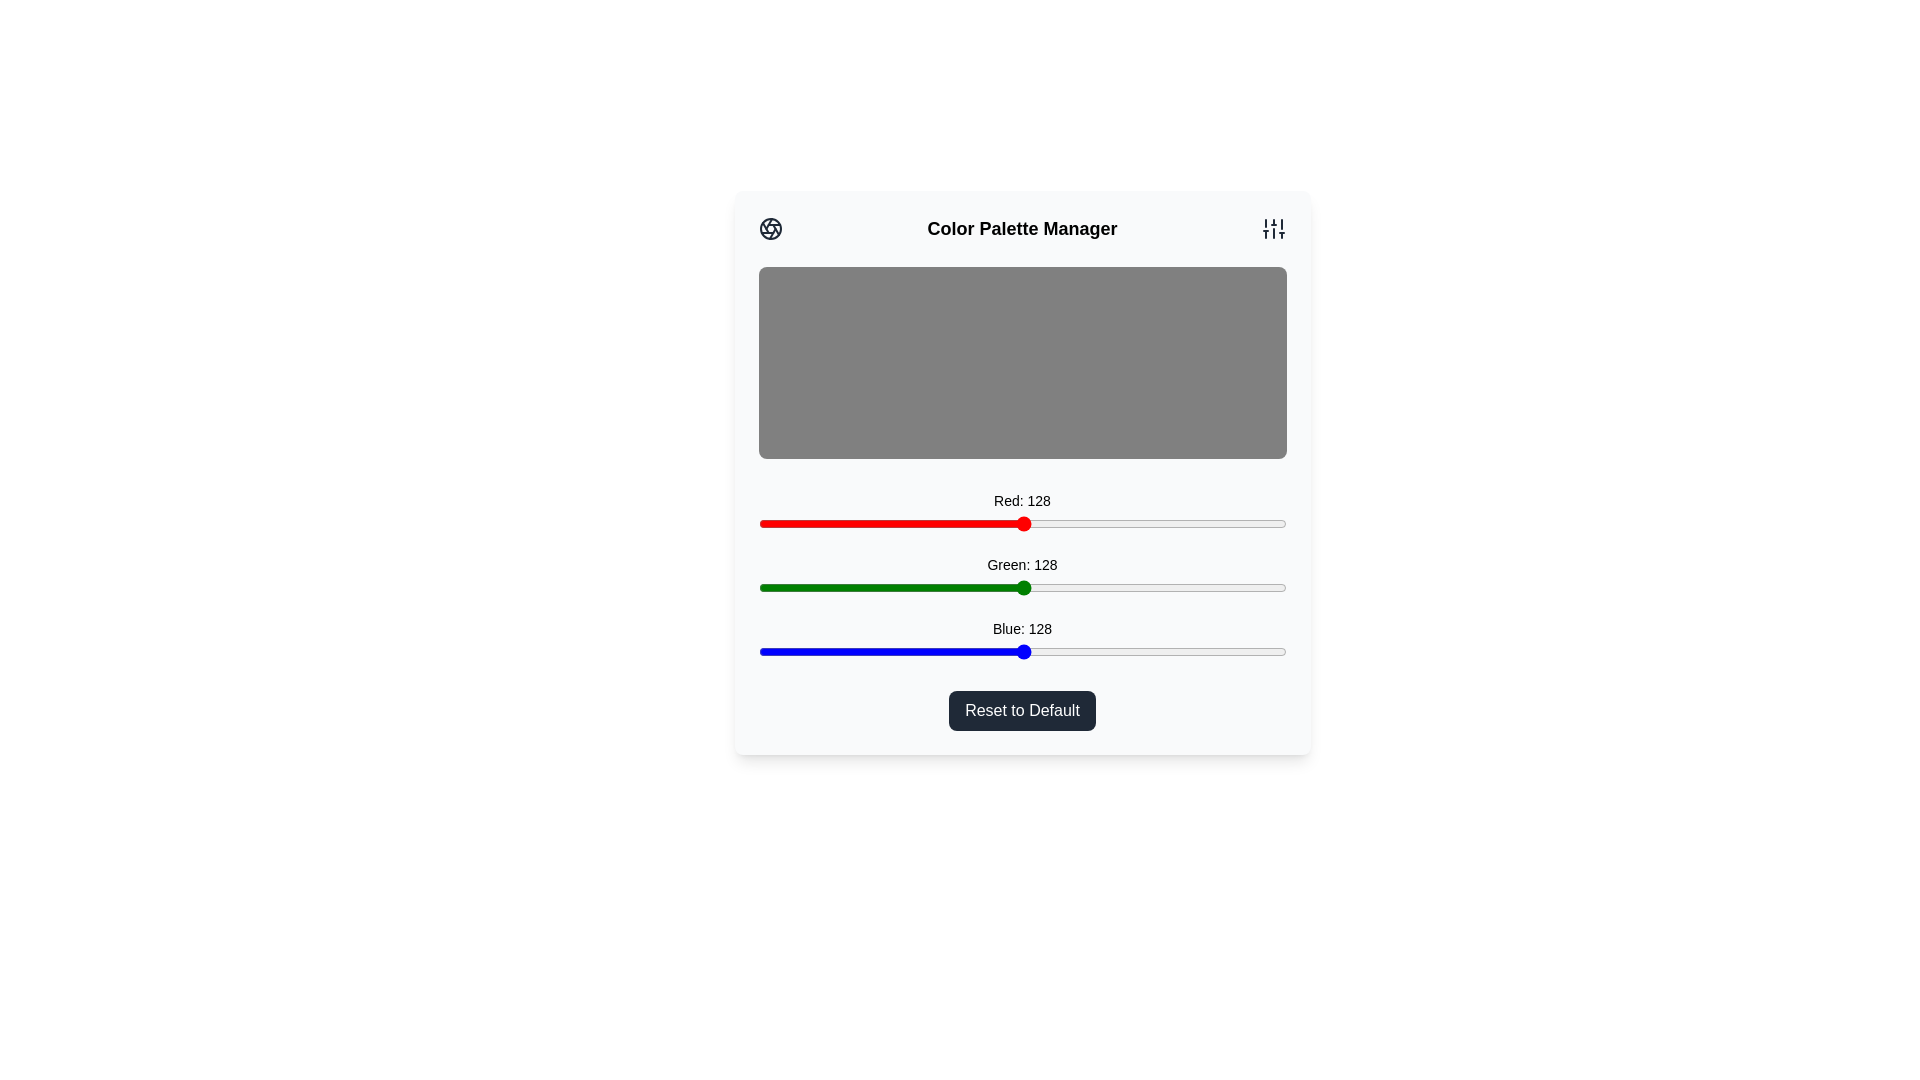  I want to click on the red color slider to 124, so click(1015, 523).